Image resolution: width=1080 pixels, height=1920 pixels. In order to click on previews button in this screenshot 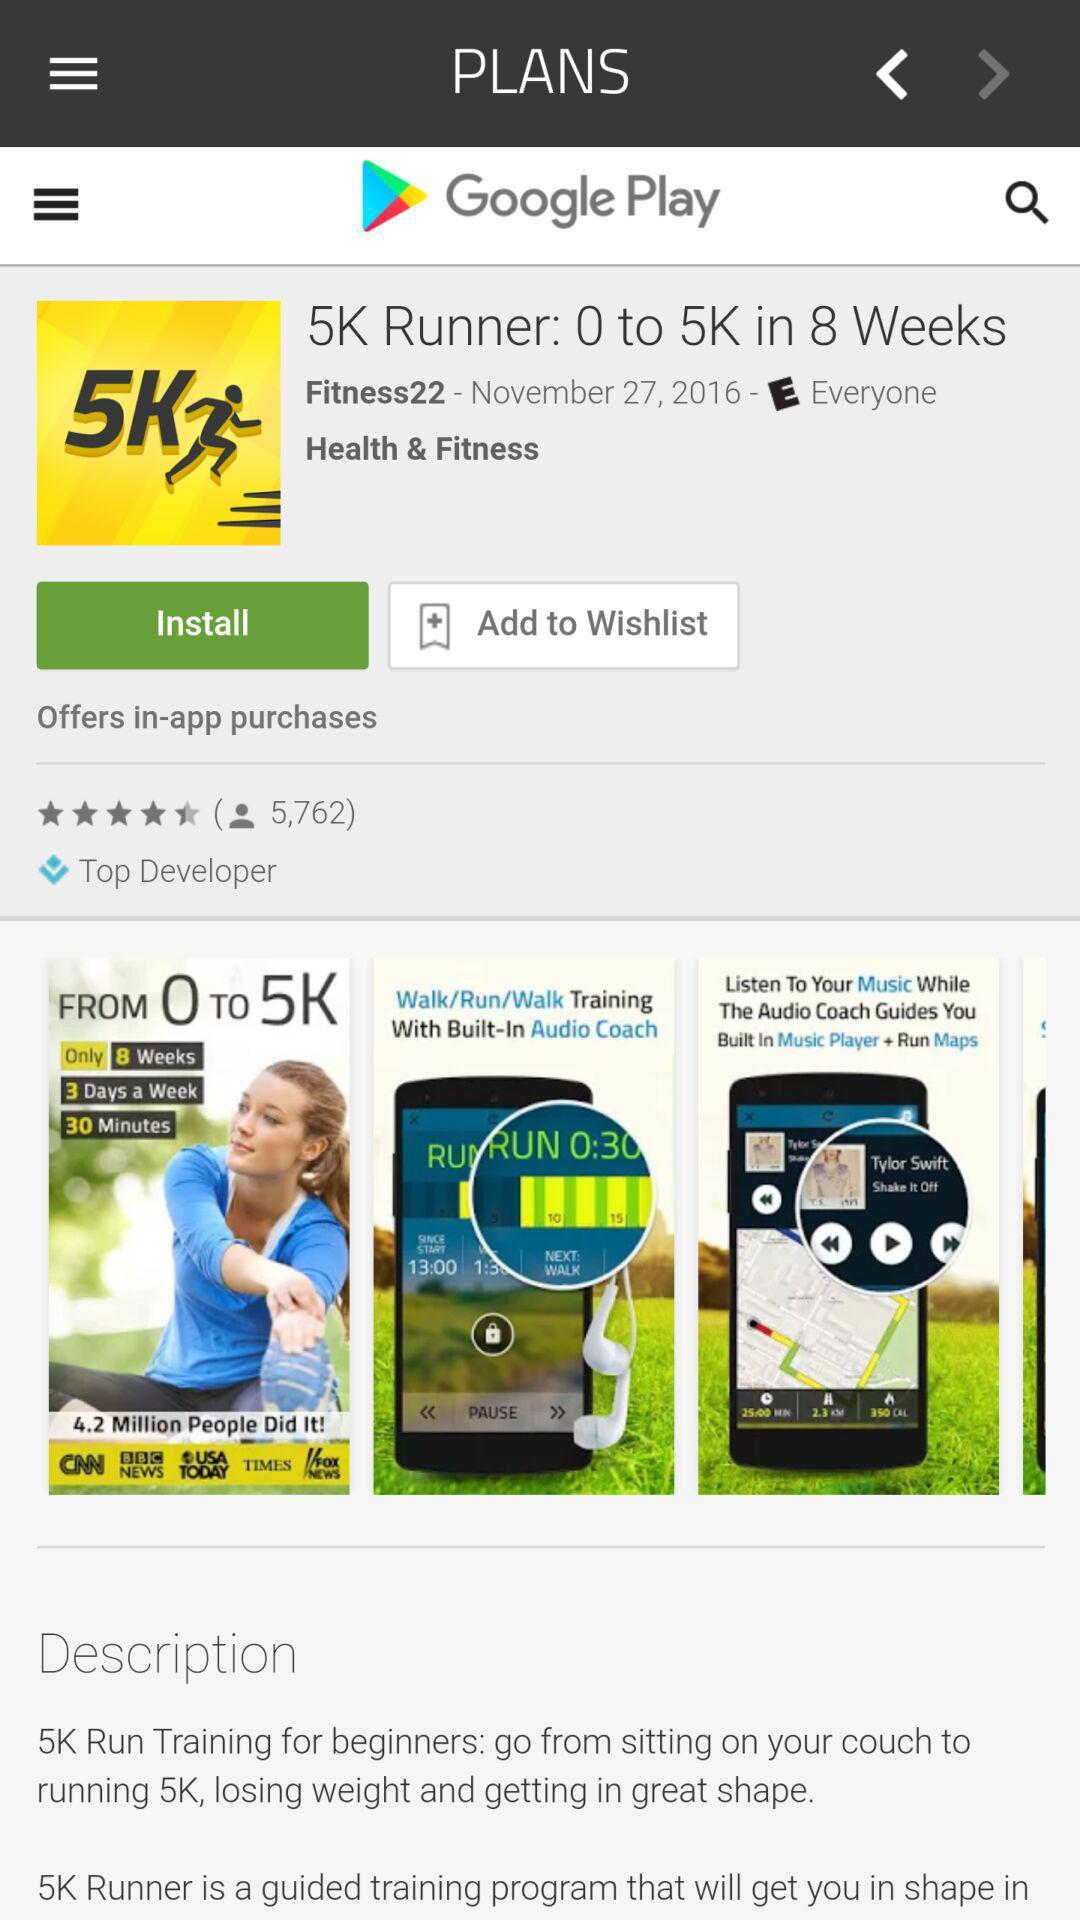, I will do `click(890, 73)`.